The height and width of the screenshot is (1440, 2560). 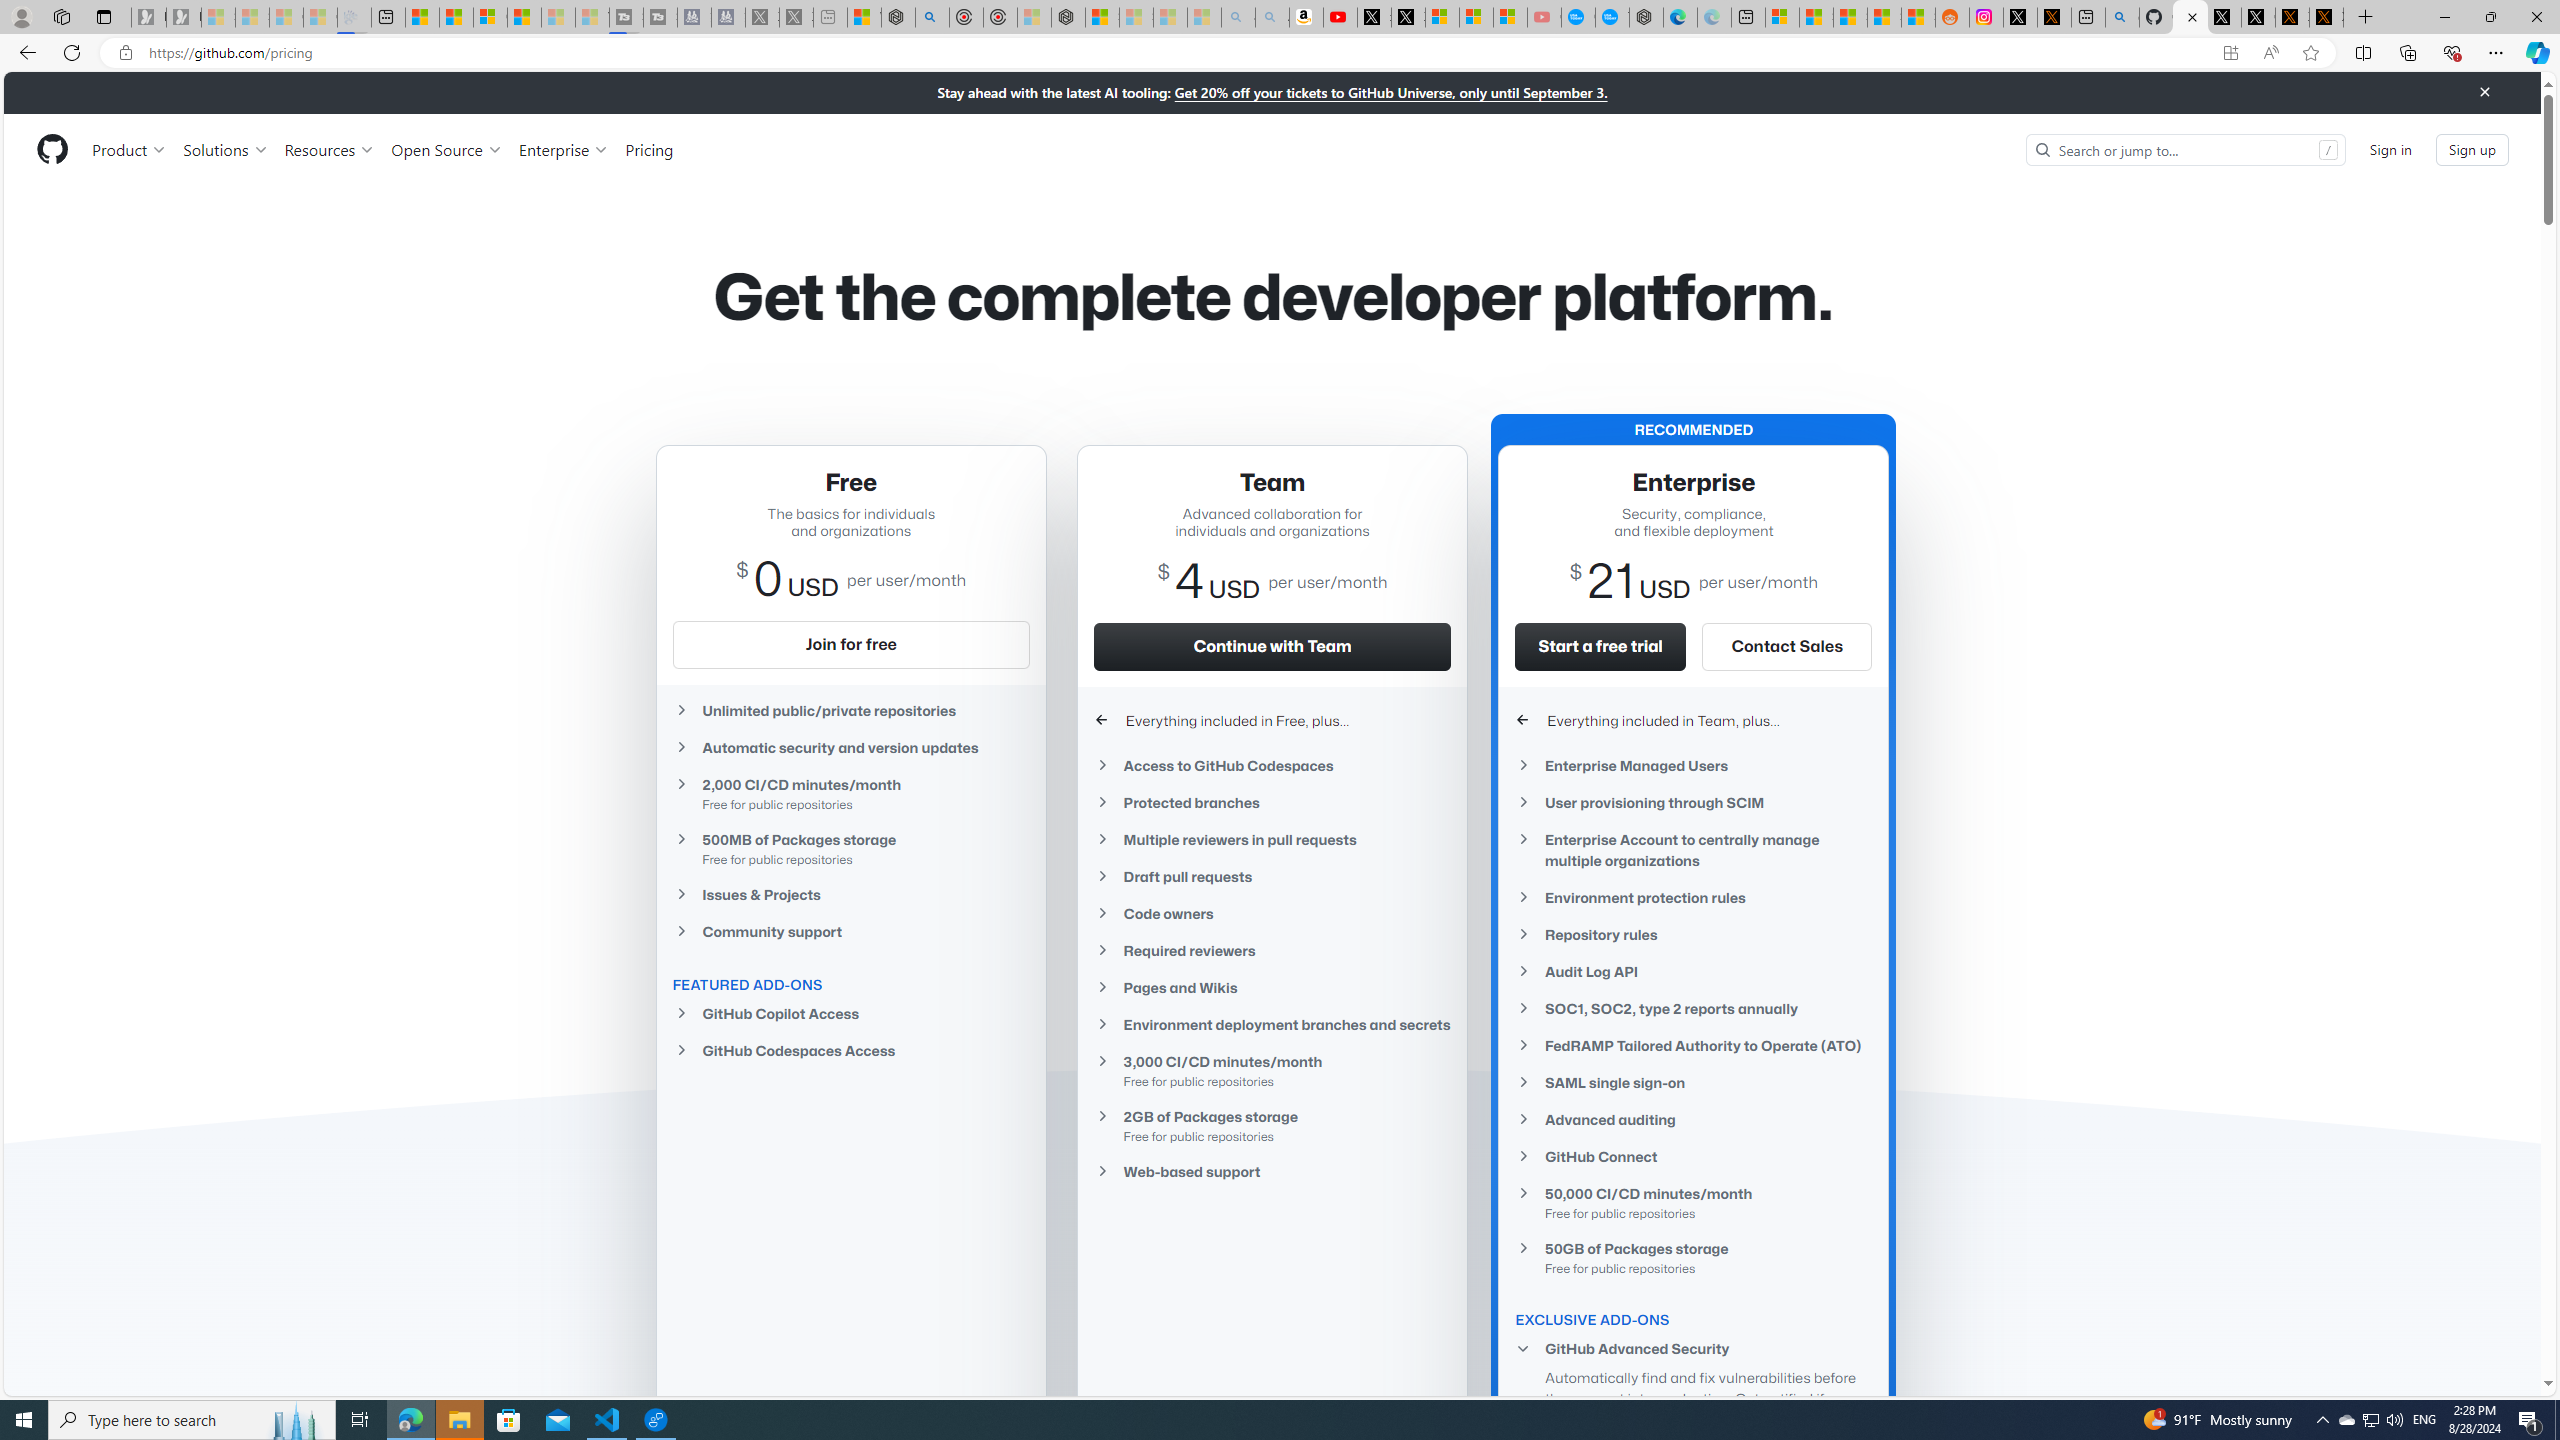 What do you see at coordinates (1693, 1007) in the screenshot?
I see `'SOC1, SOC2, type 2 reports annually'` at bounding box center [1693, 1007].